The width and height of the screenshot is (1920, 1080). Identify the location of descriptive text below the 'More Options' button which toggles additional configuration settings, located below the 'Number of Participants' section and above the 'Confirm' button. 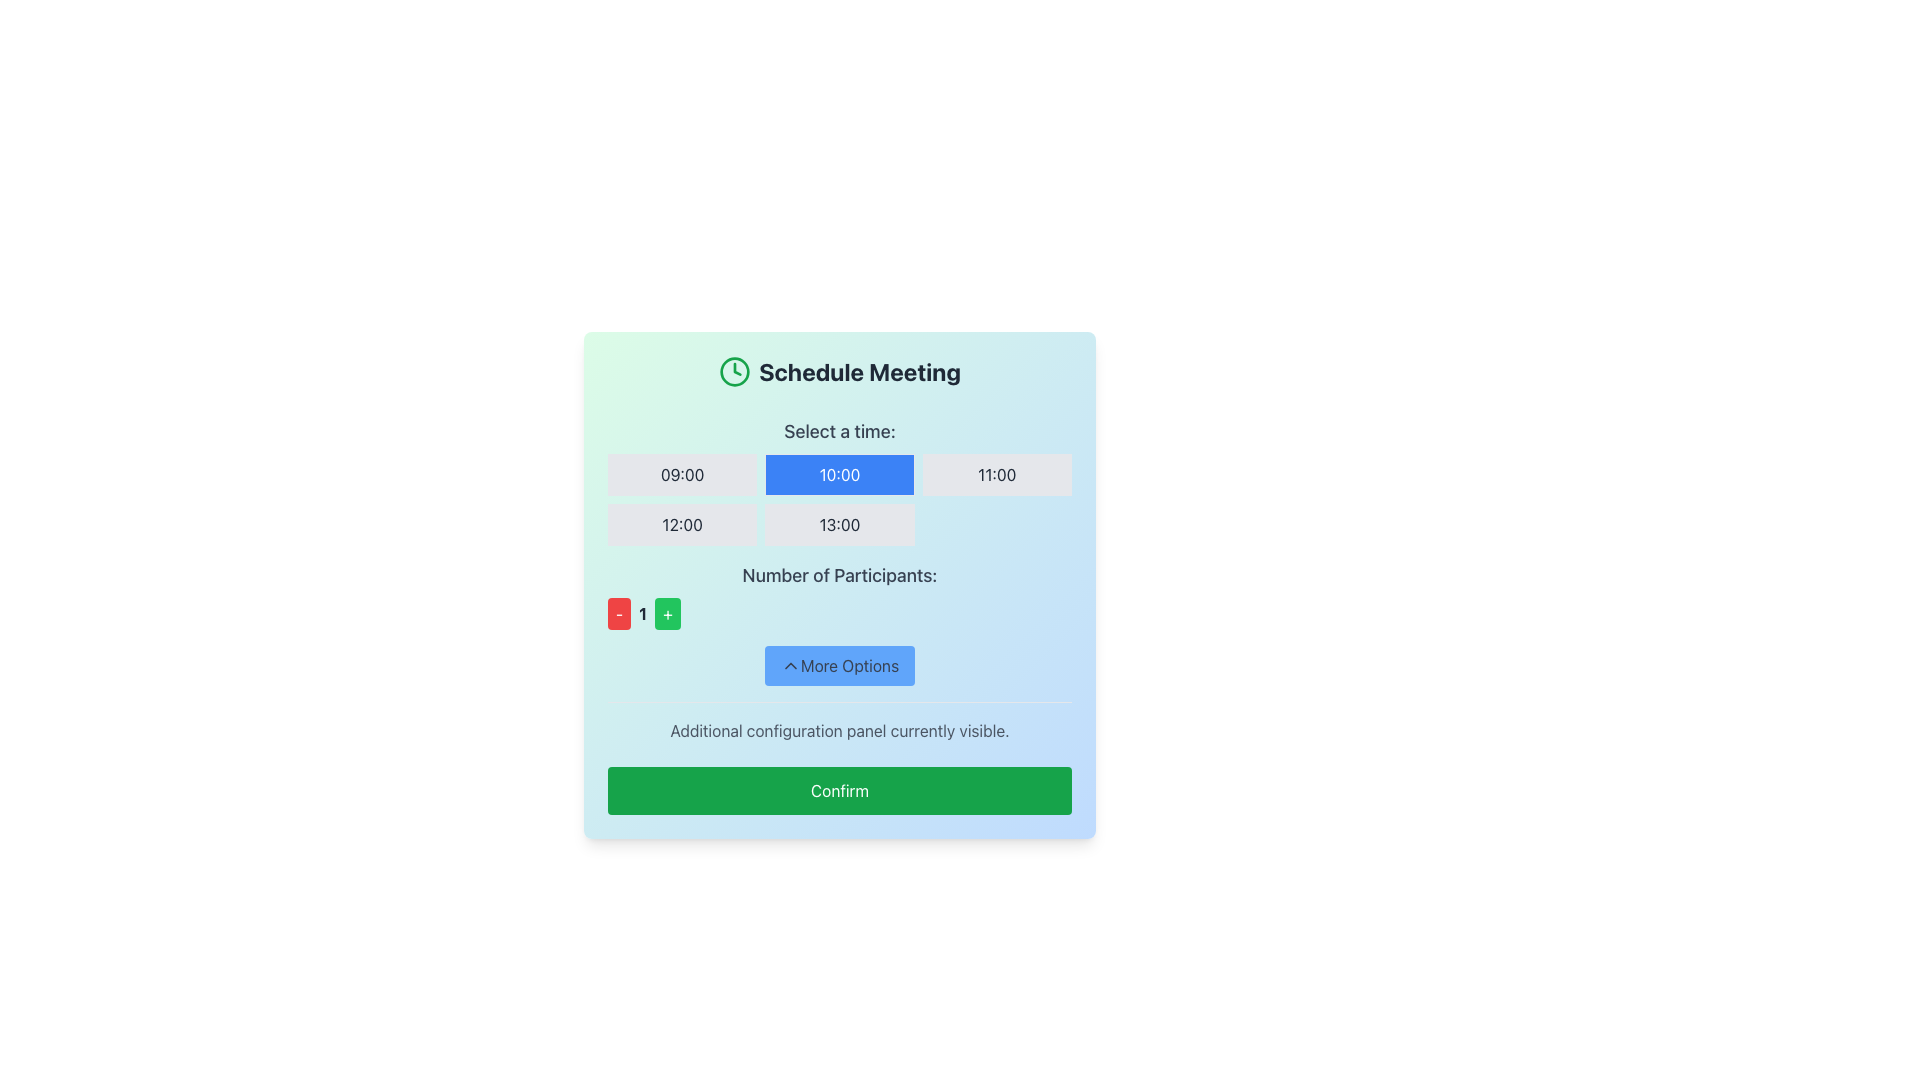
(840, 693).